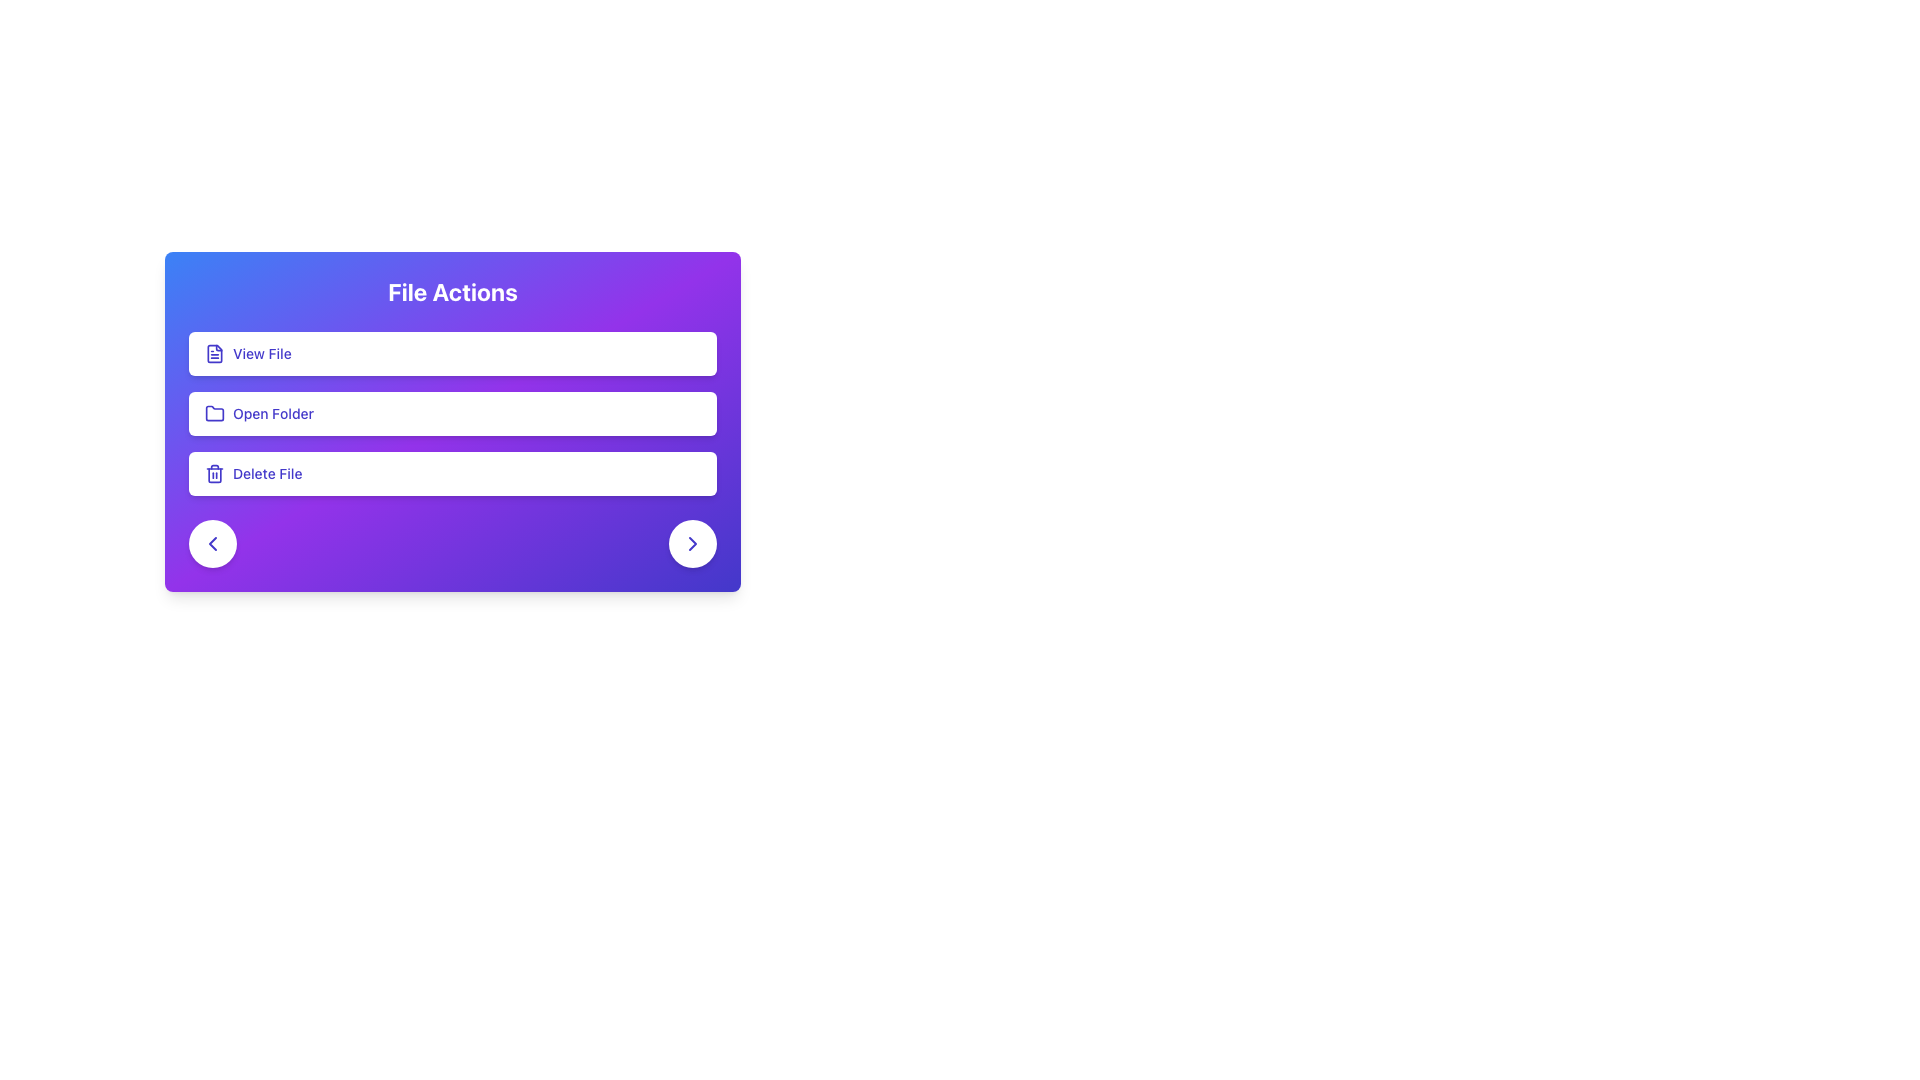  What do you see at coordinates (215, 353) in the screenshot?
I see `the first icon in the action list titled 'File Actions'` at bounding box center [215, 353].